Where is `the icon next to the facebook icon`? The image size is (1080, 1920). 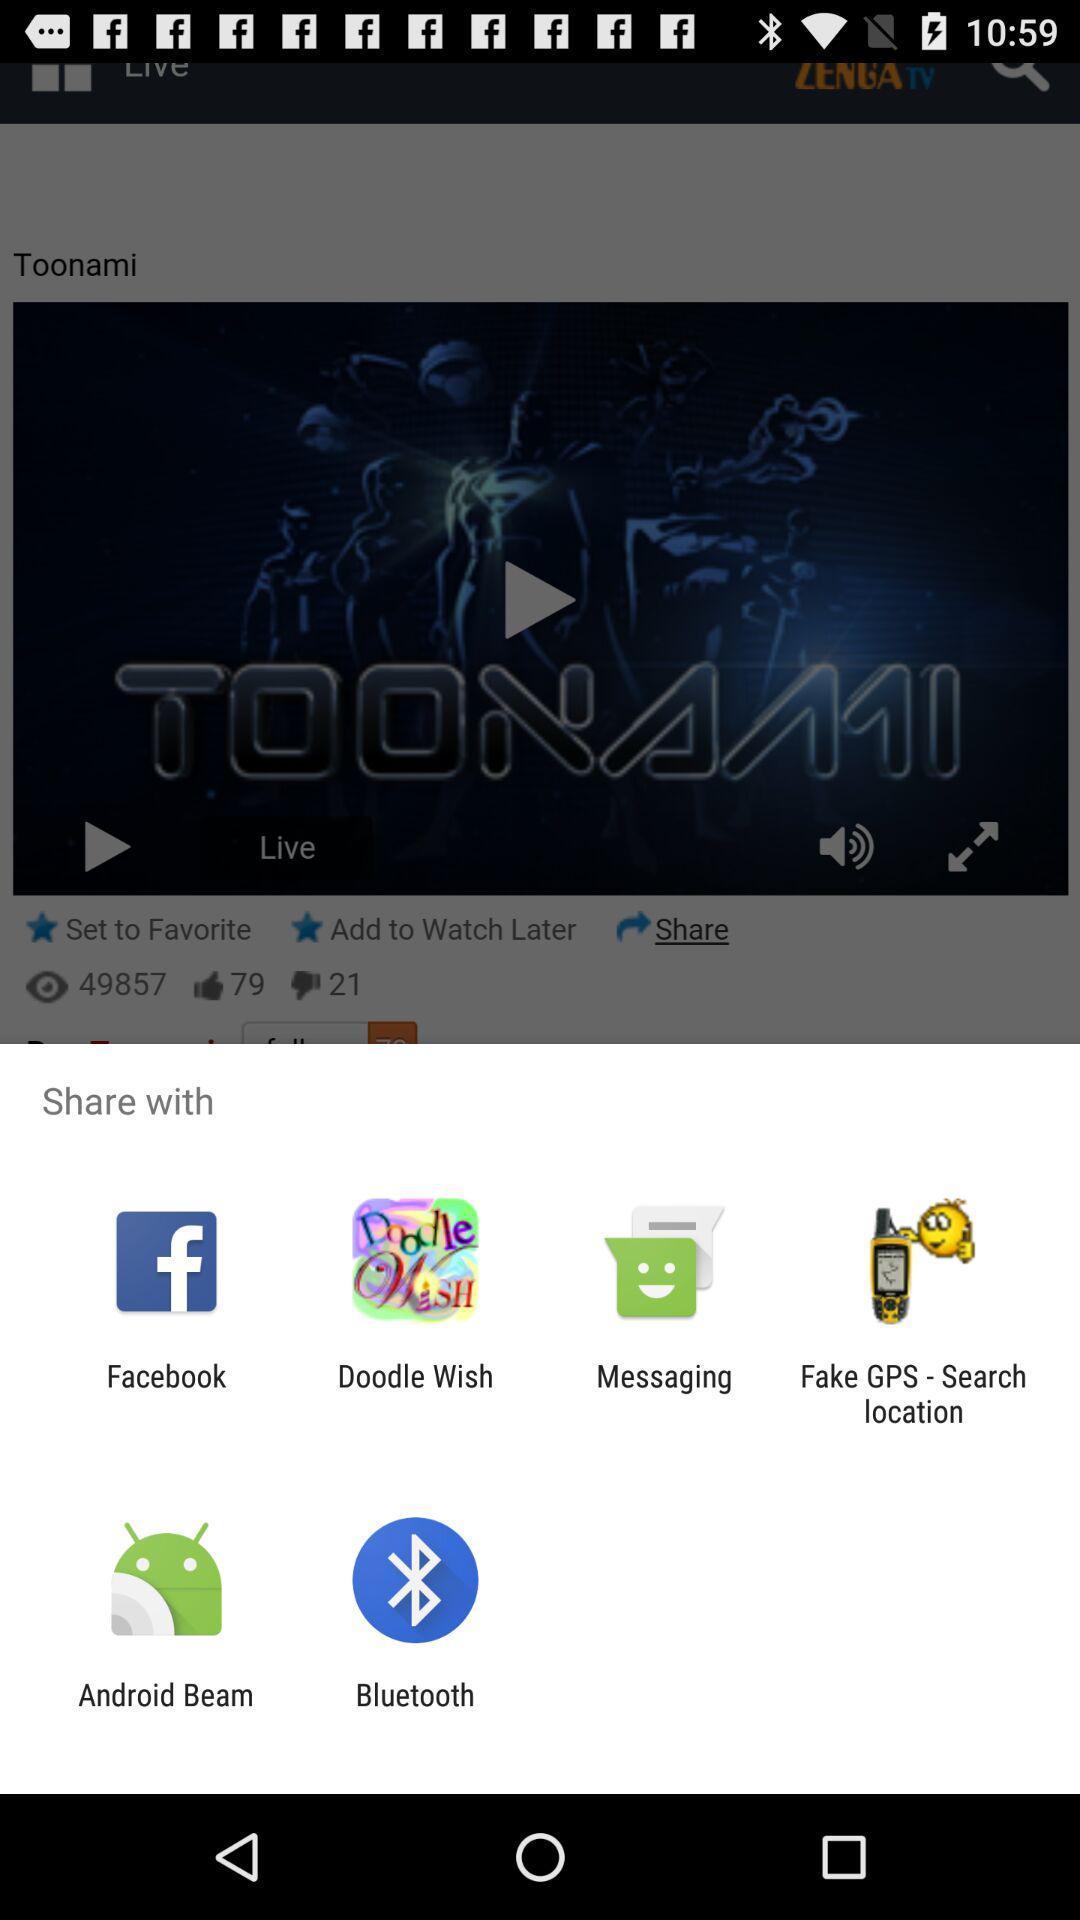
the icon next to the facebook icon is located at coordinates (414, 1392).